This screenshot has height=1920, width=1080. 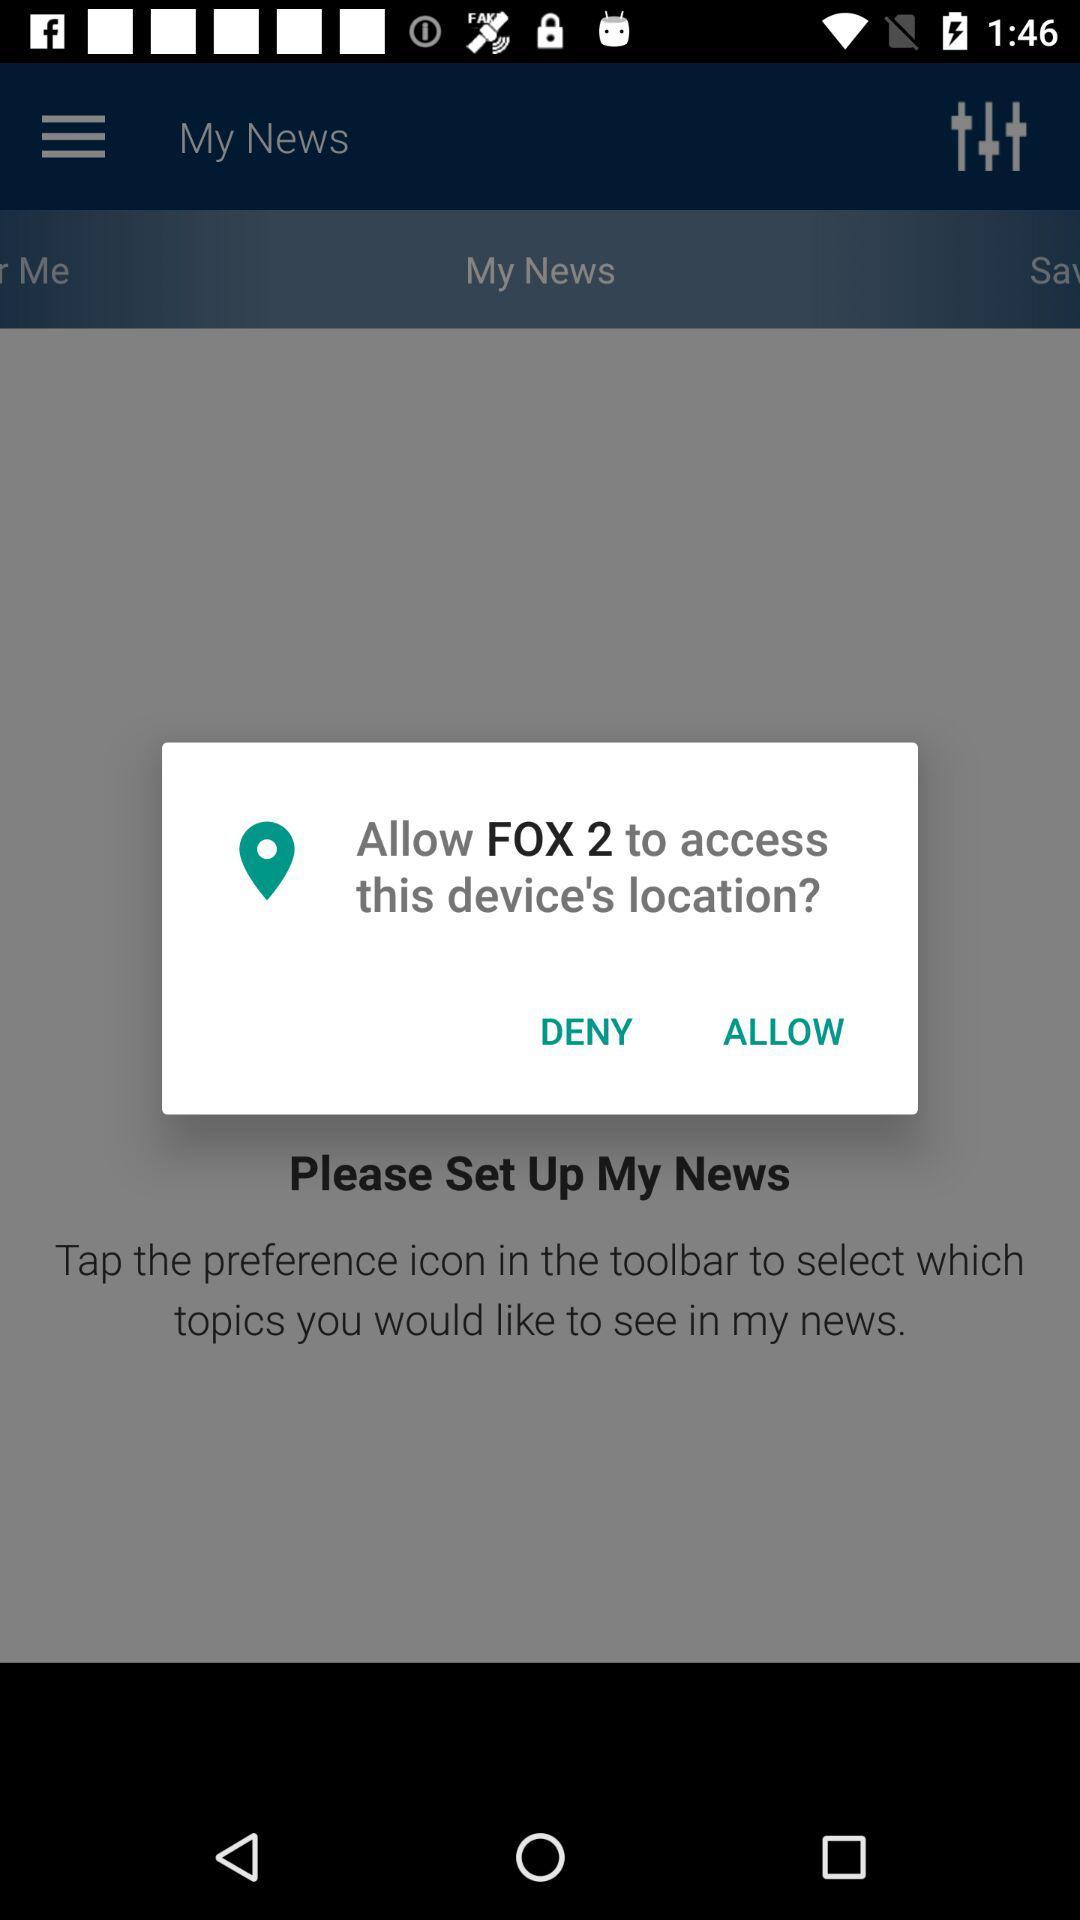 What do you see at coordinates (987, 135) in the screenshot?
I see `the sliders icon` at bounding box center [987, 135].